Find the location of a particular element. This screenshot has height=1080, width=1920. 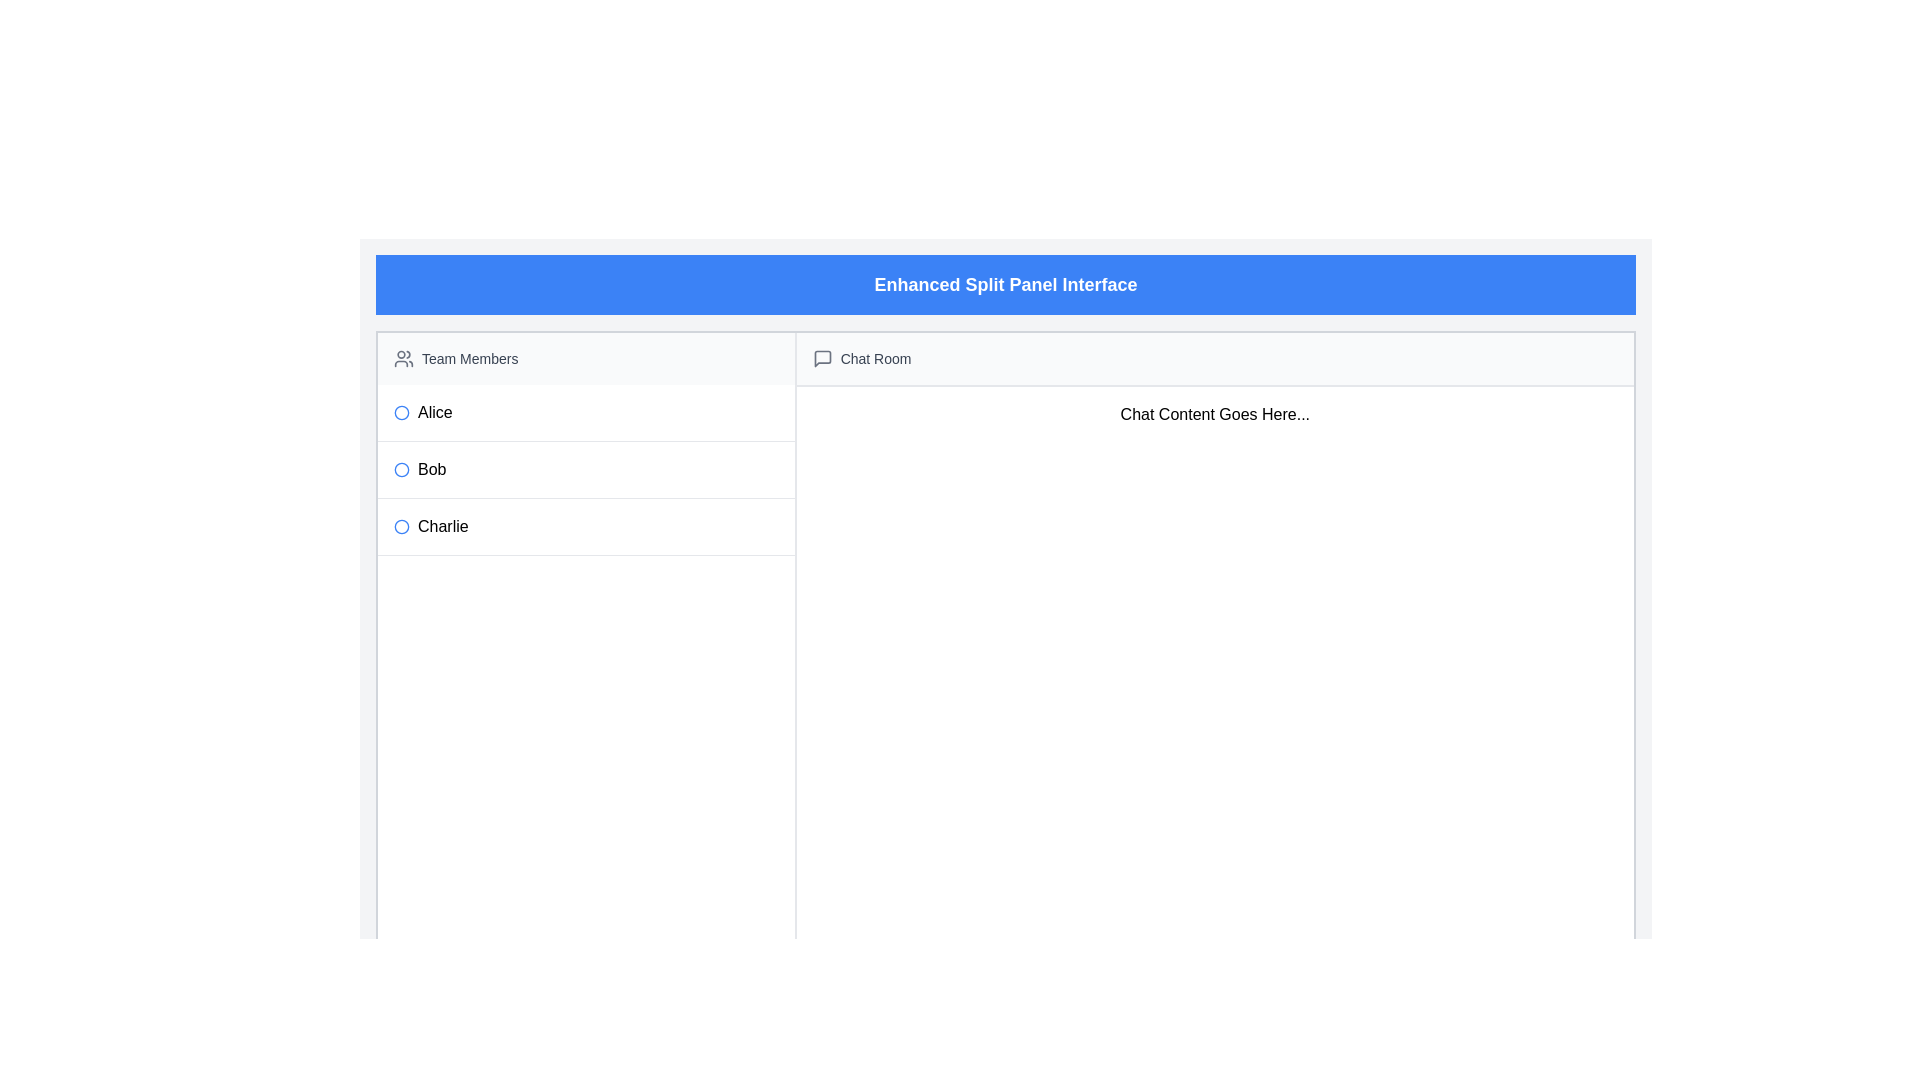

the text label displaying 'Bob', which is the second entry in a vertically aligned list of names is located at coordinates (431, 470).